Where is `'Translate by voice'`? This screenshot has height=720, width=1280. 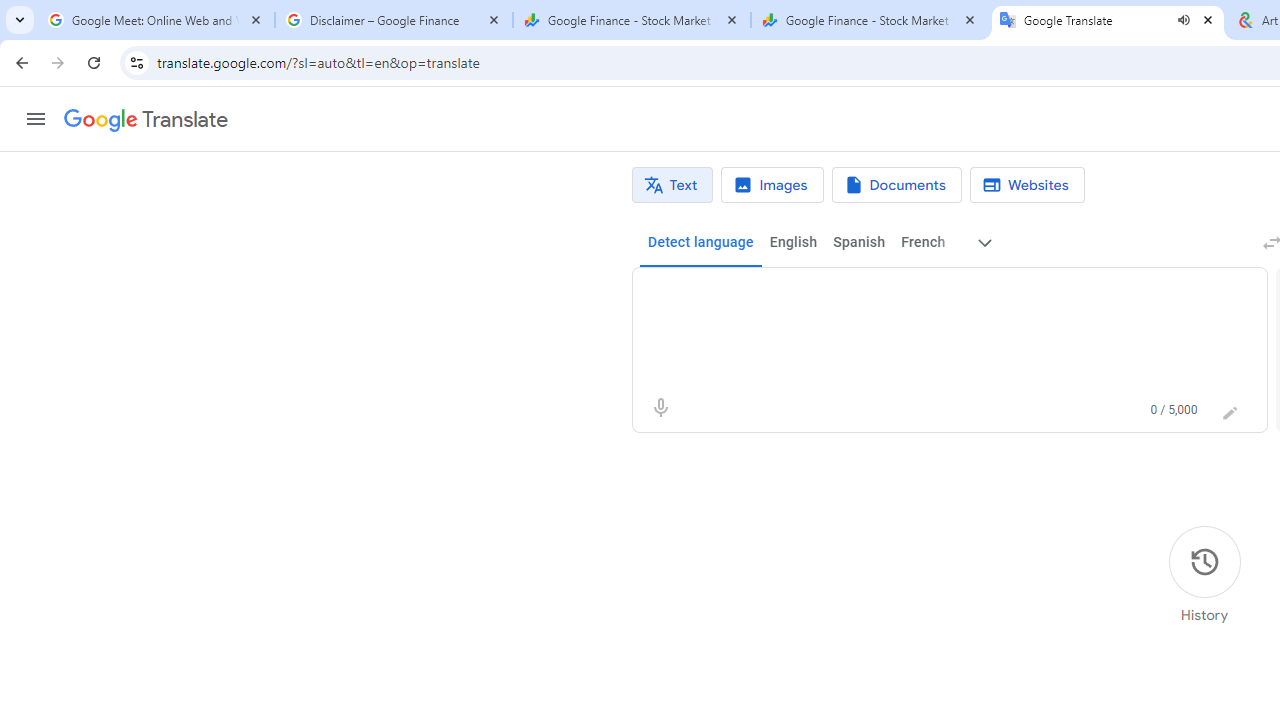 'Translate by voice' is located at coordinates (660, 406).